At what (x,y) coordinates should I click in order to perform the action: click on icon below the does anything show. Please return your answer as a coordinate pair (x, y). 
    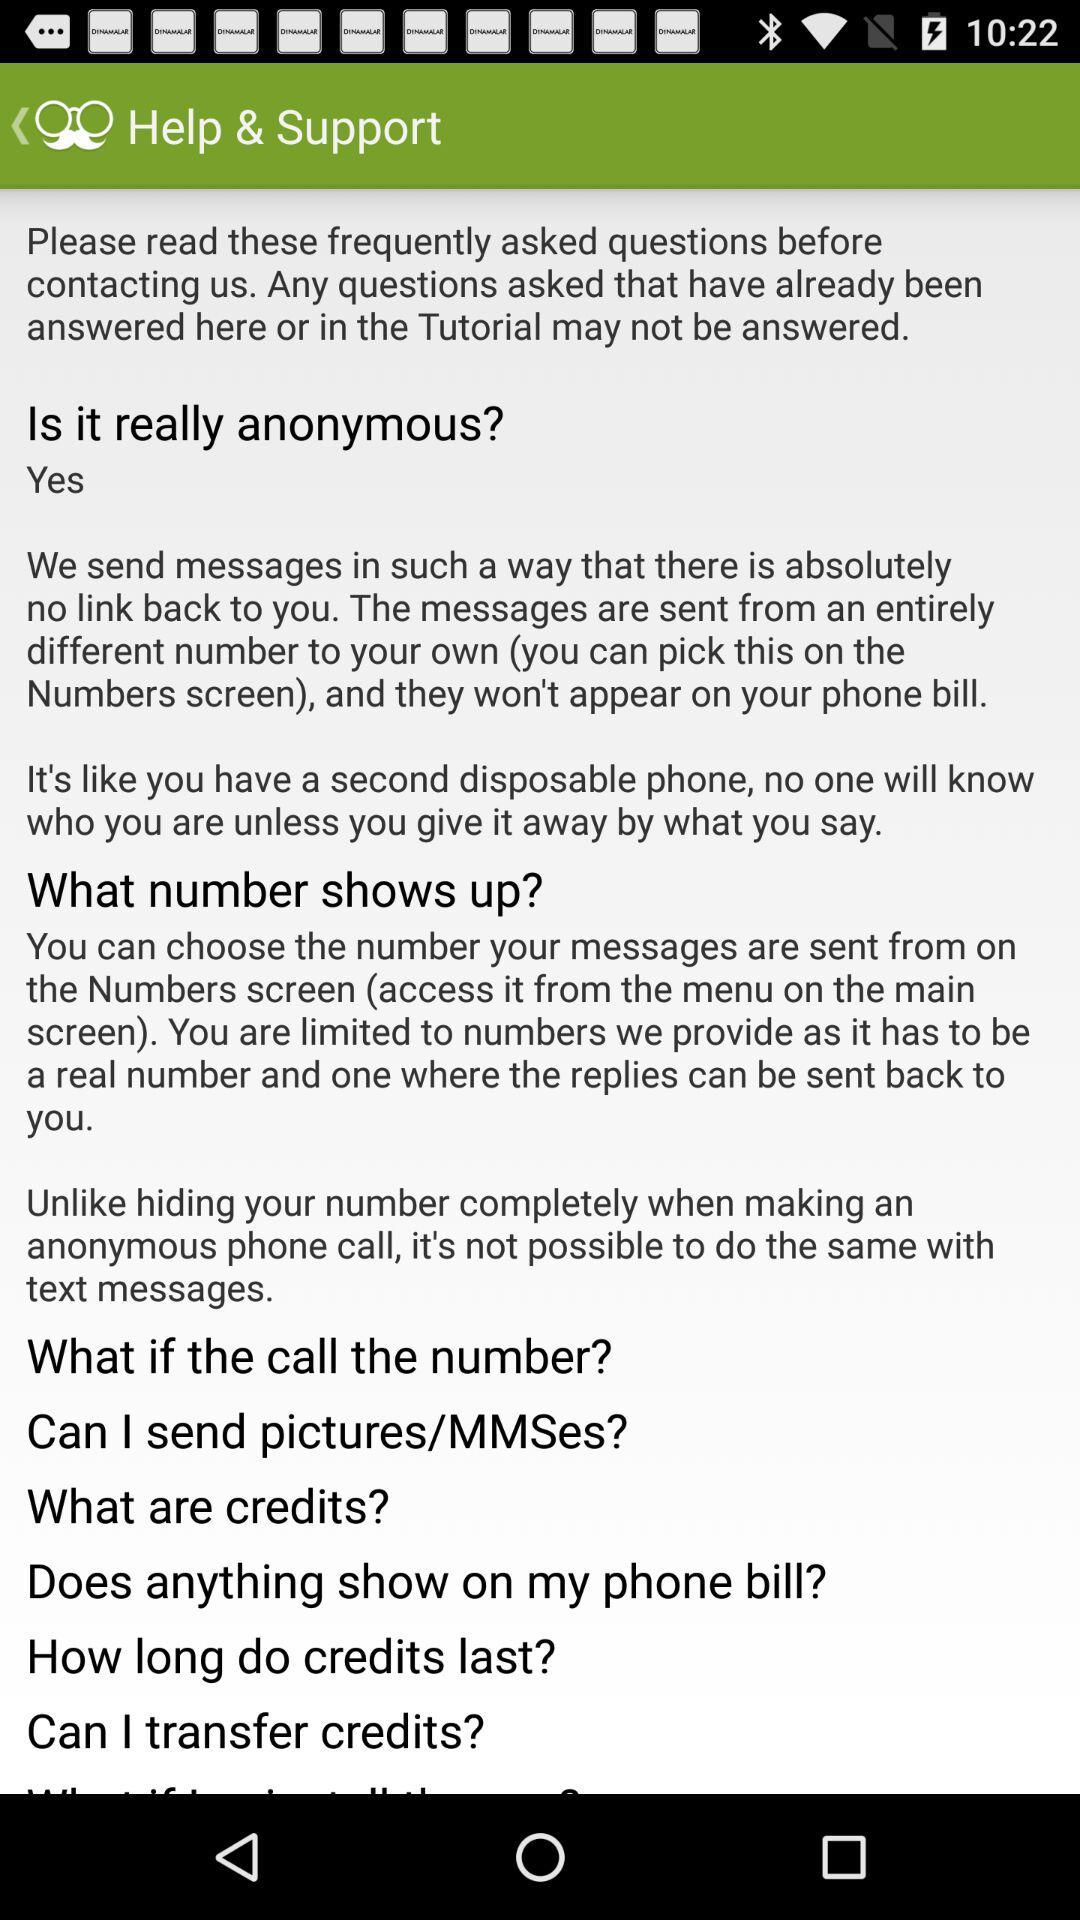
    Looking at the image, I should click on (540, 1649).